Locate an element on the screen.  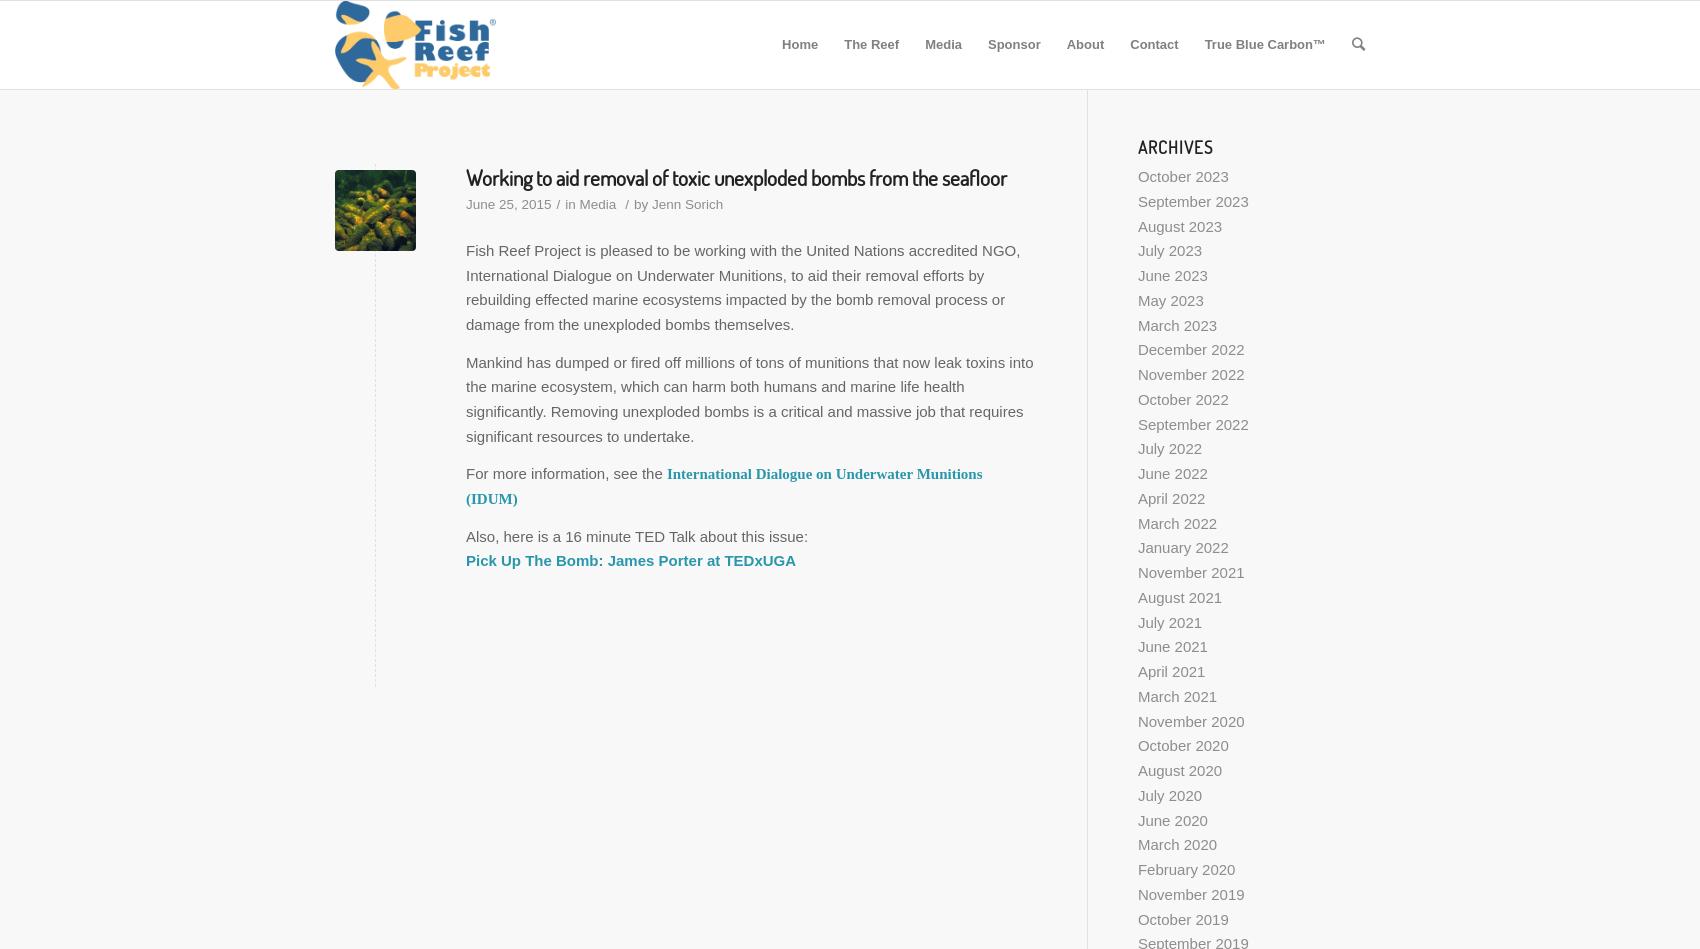
'July 2023' is located at coordinates (1169, 249).